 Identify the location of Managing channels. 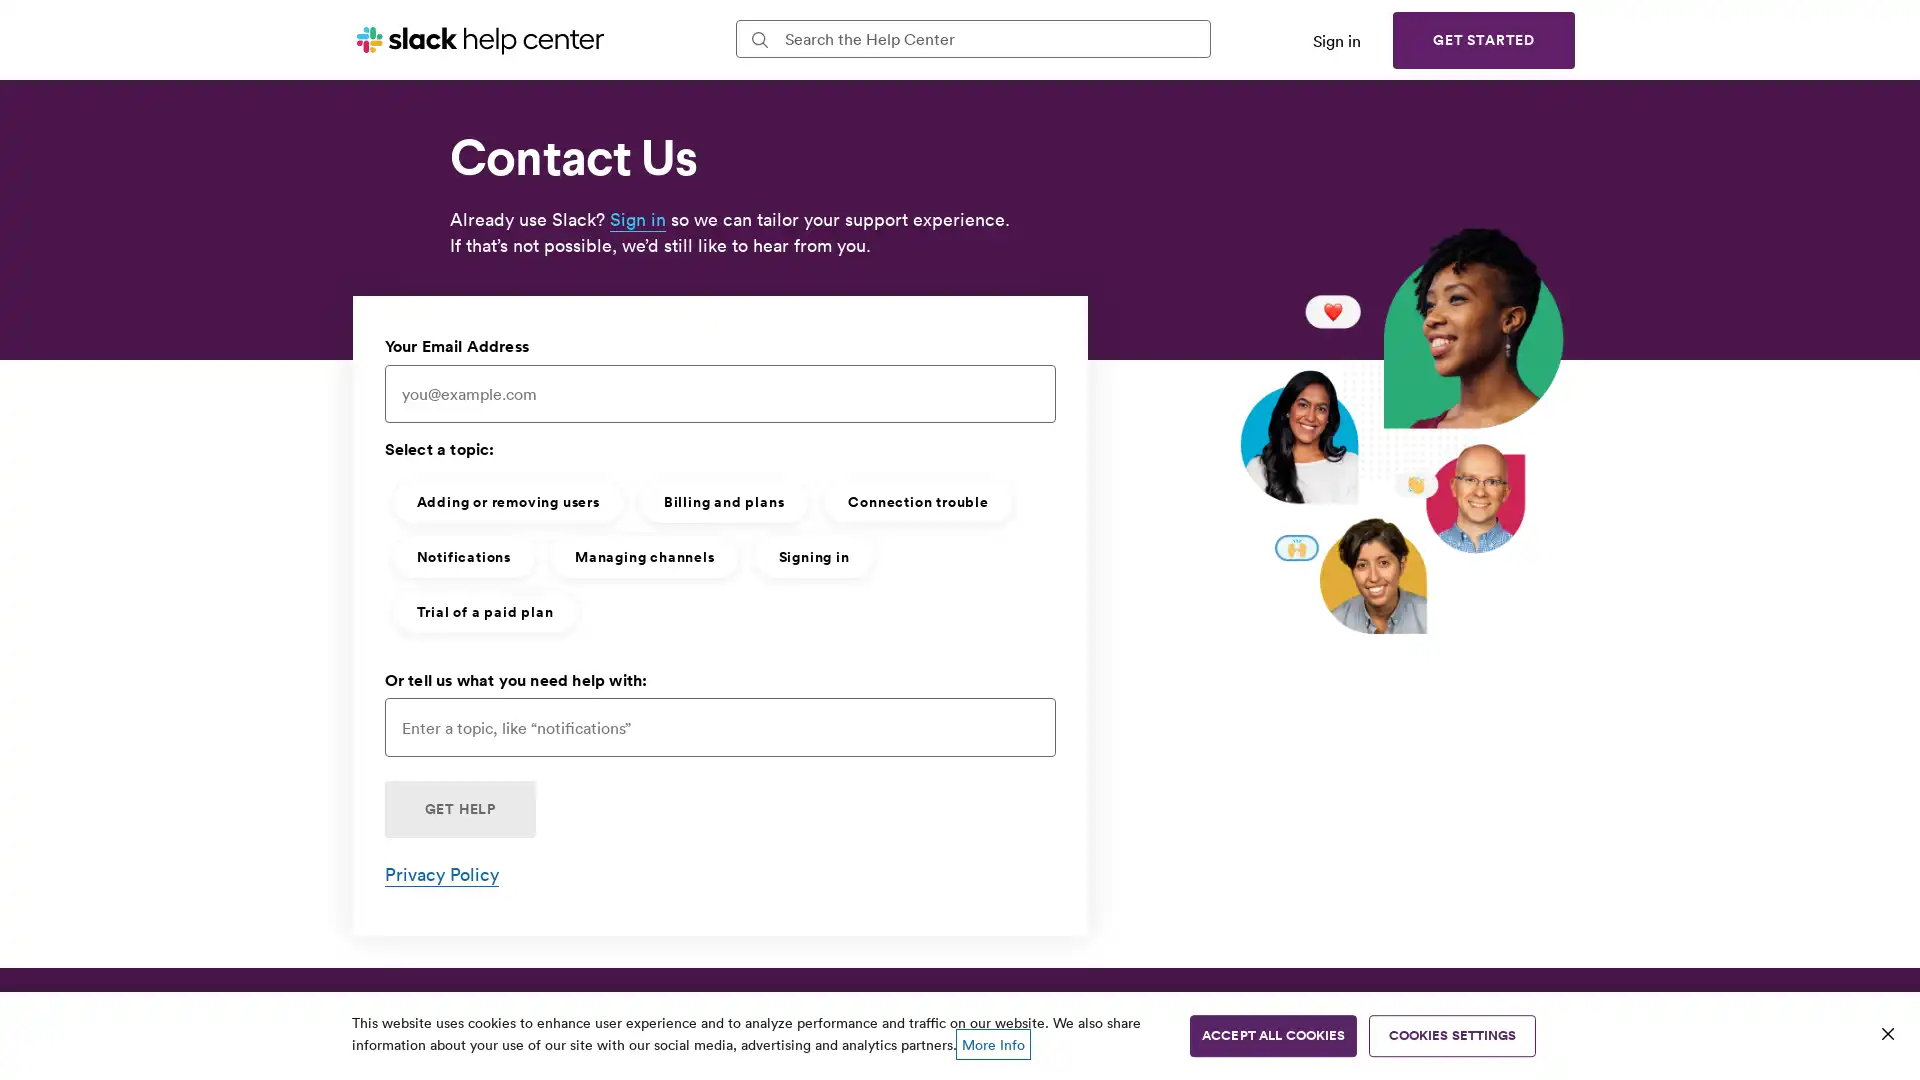
(643, 555).